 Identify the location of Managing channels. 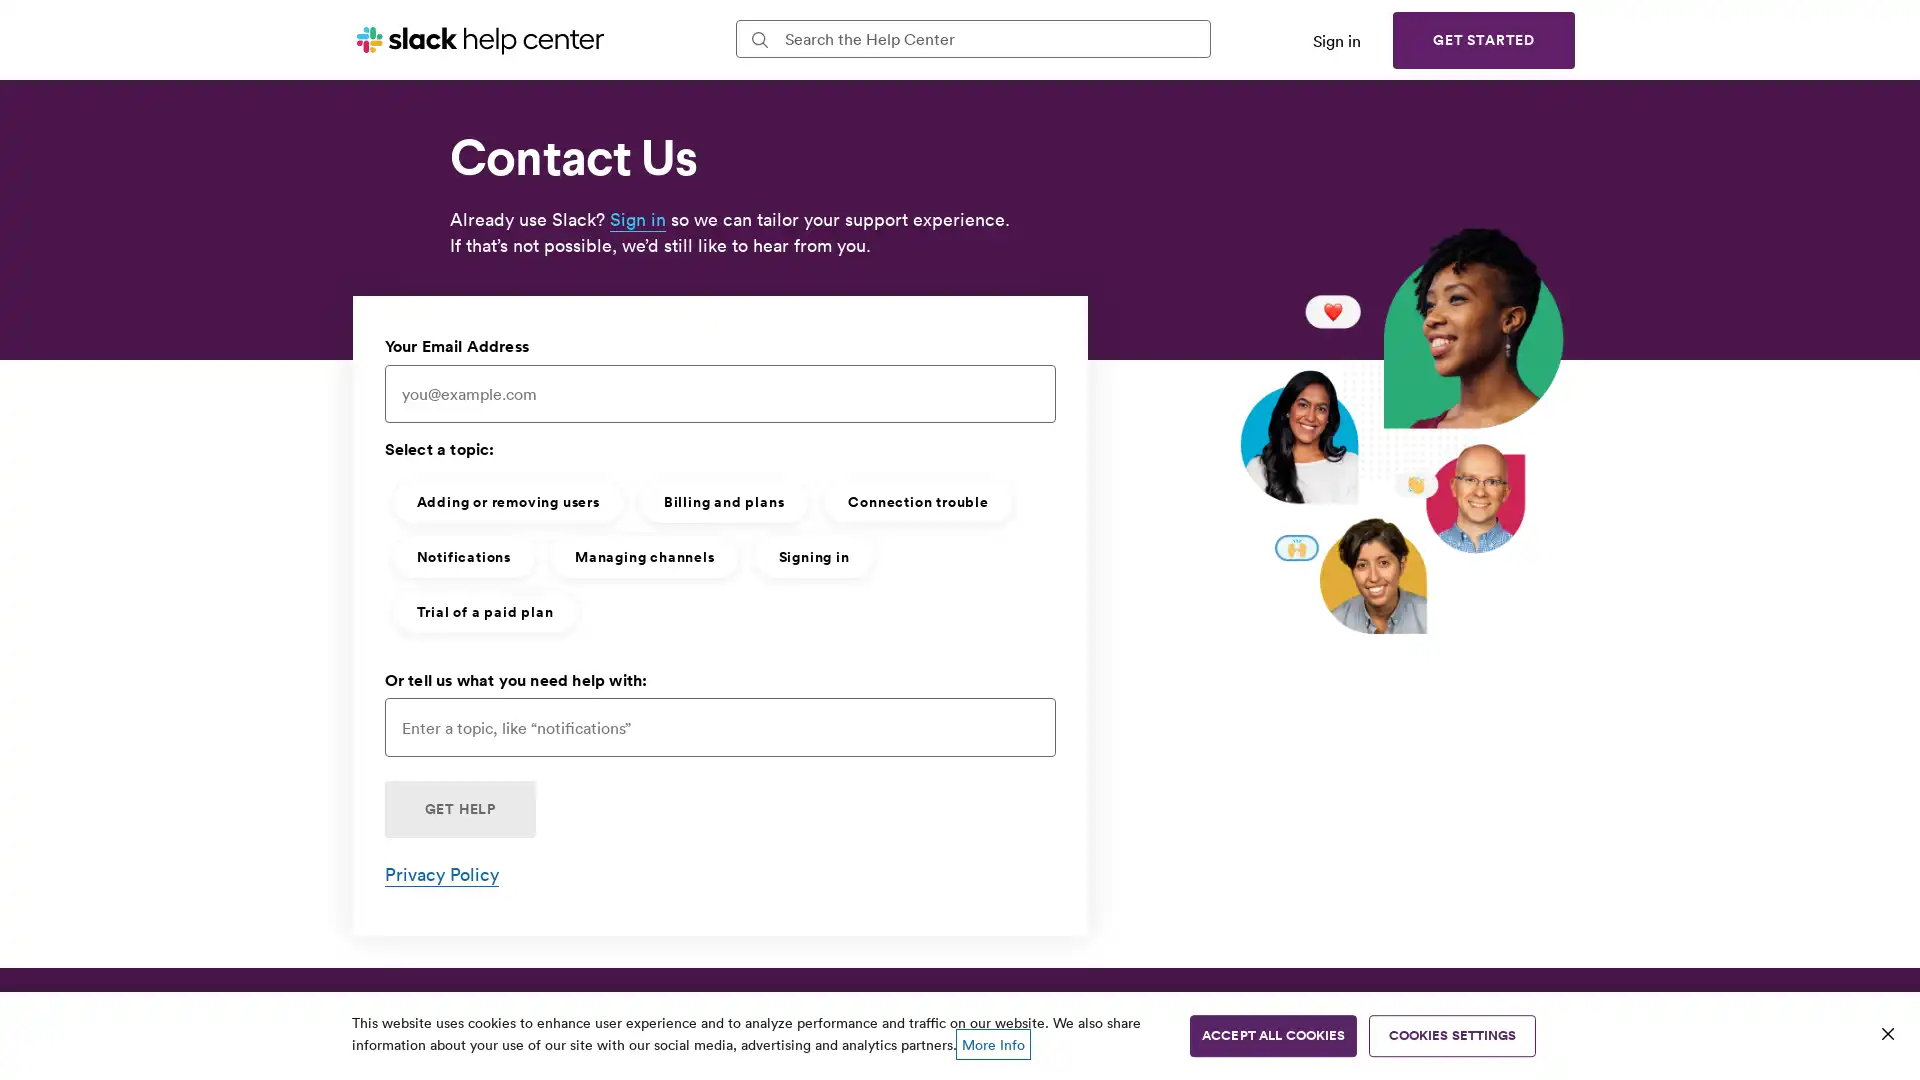
(643, 555).